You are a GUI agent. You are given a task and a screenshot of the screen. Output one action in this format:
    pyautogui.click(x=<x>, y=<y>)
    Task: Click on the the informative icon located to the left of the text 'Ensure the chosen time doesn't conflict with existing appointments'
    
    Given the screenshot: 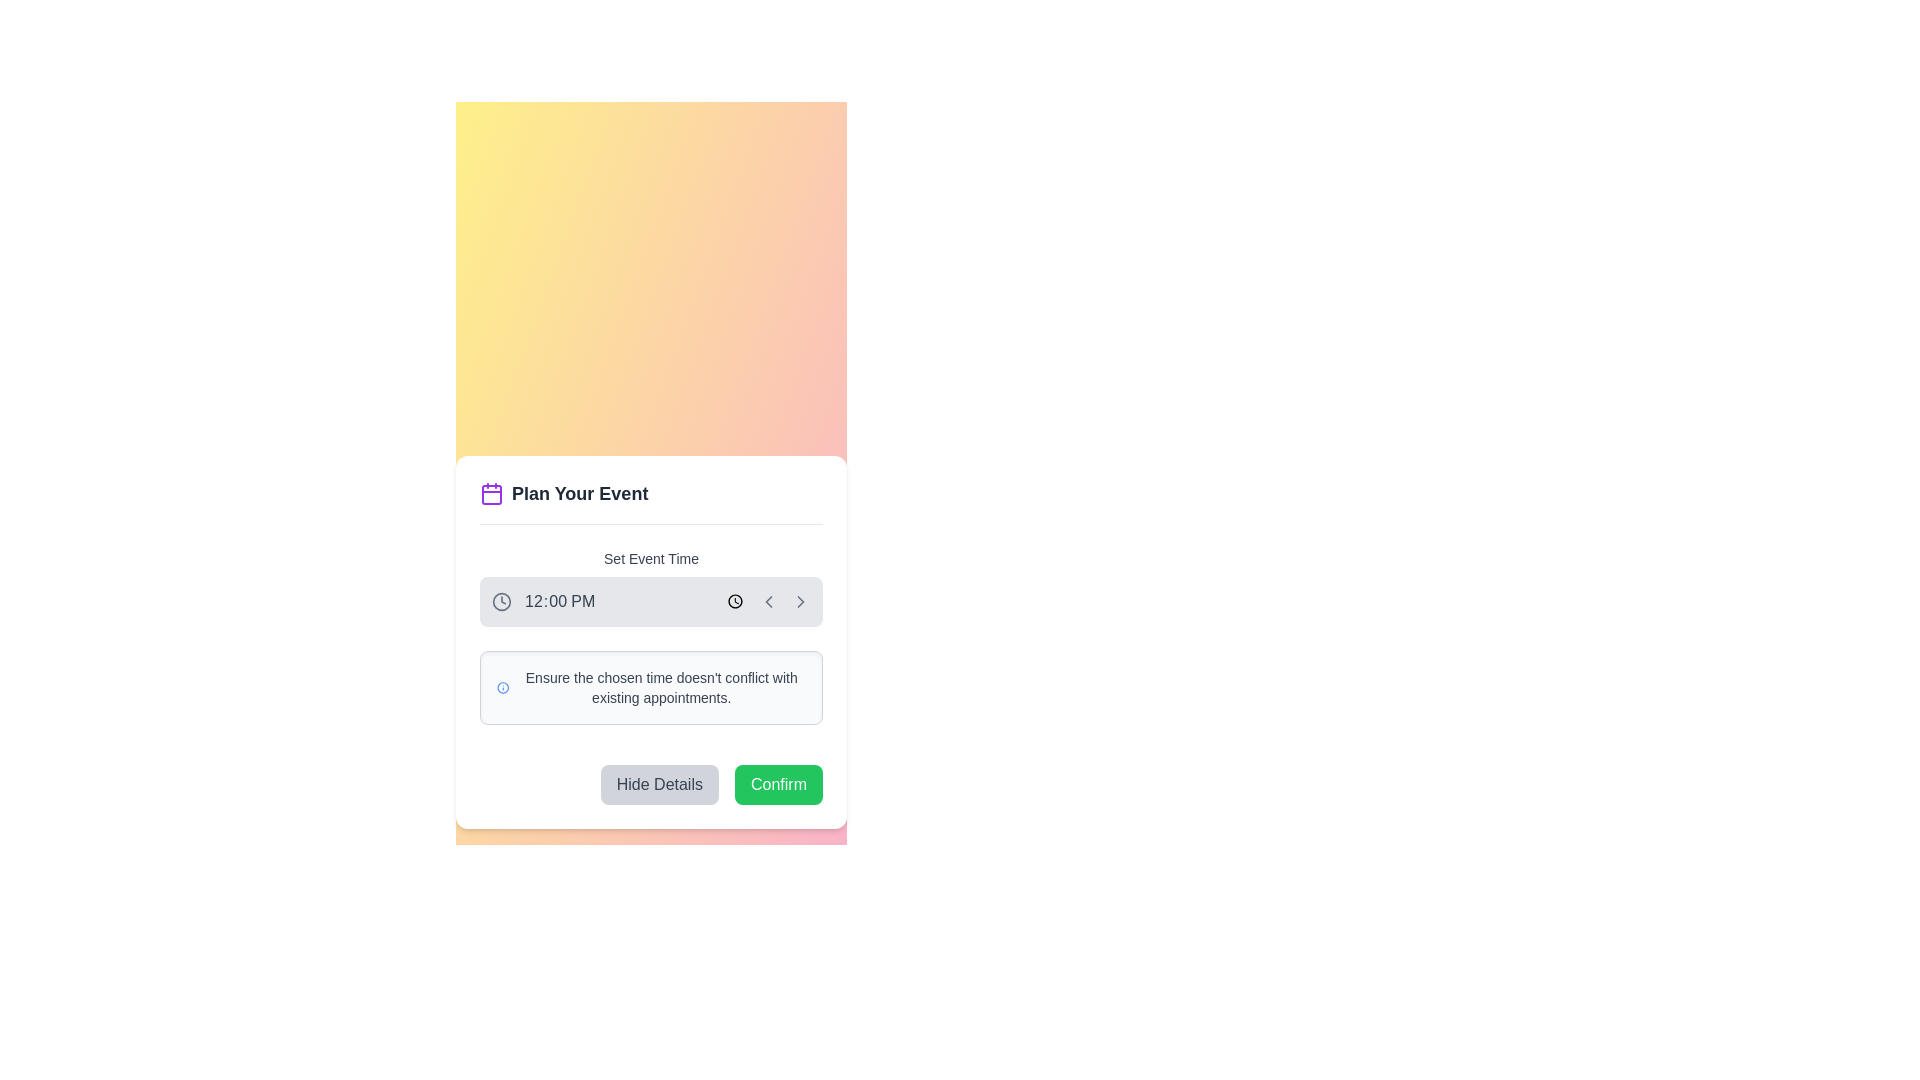 What is the action you would take?
    pyautogui.click(x=503, y=686)
    